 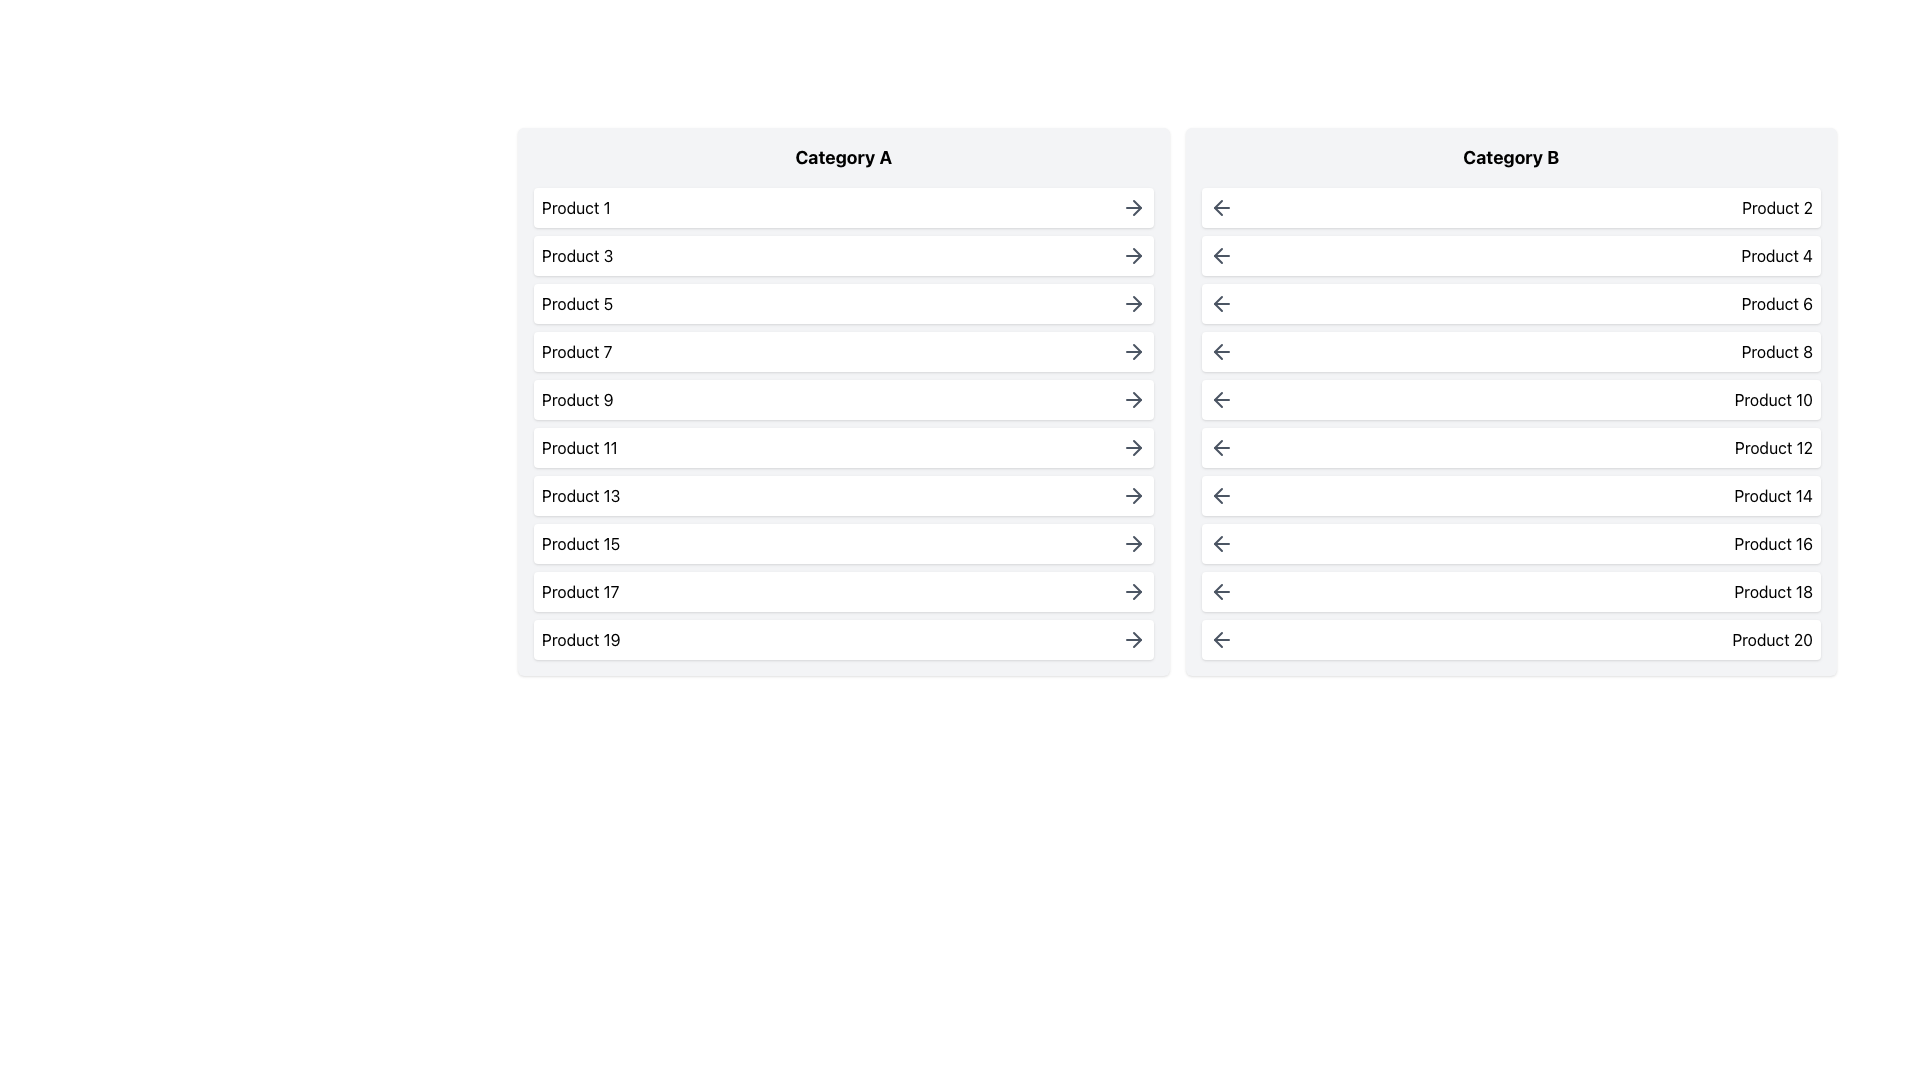 I want to click on text label displaying 'Product 15' located in the 8th position from the top within the 'Category A' section of the interface, so click(x=580, y=543).